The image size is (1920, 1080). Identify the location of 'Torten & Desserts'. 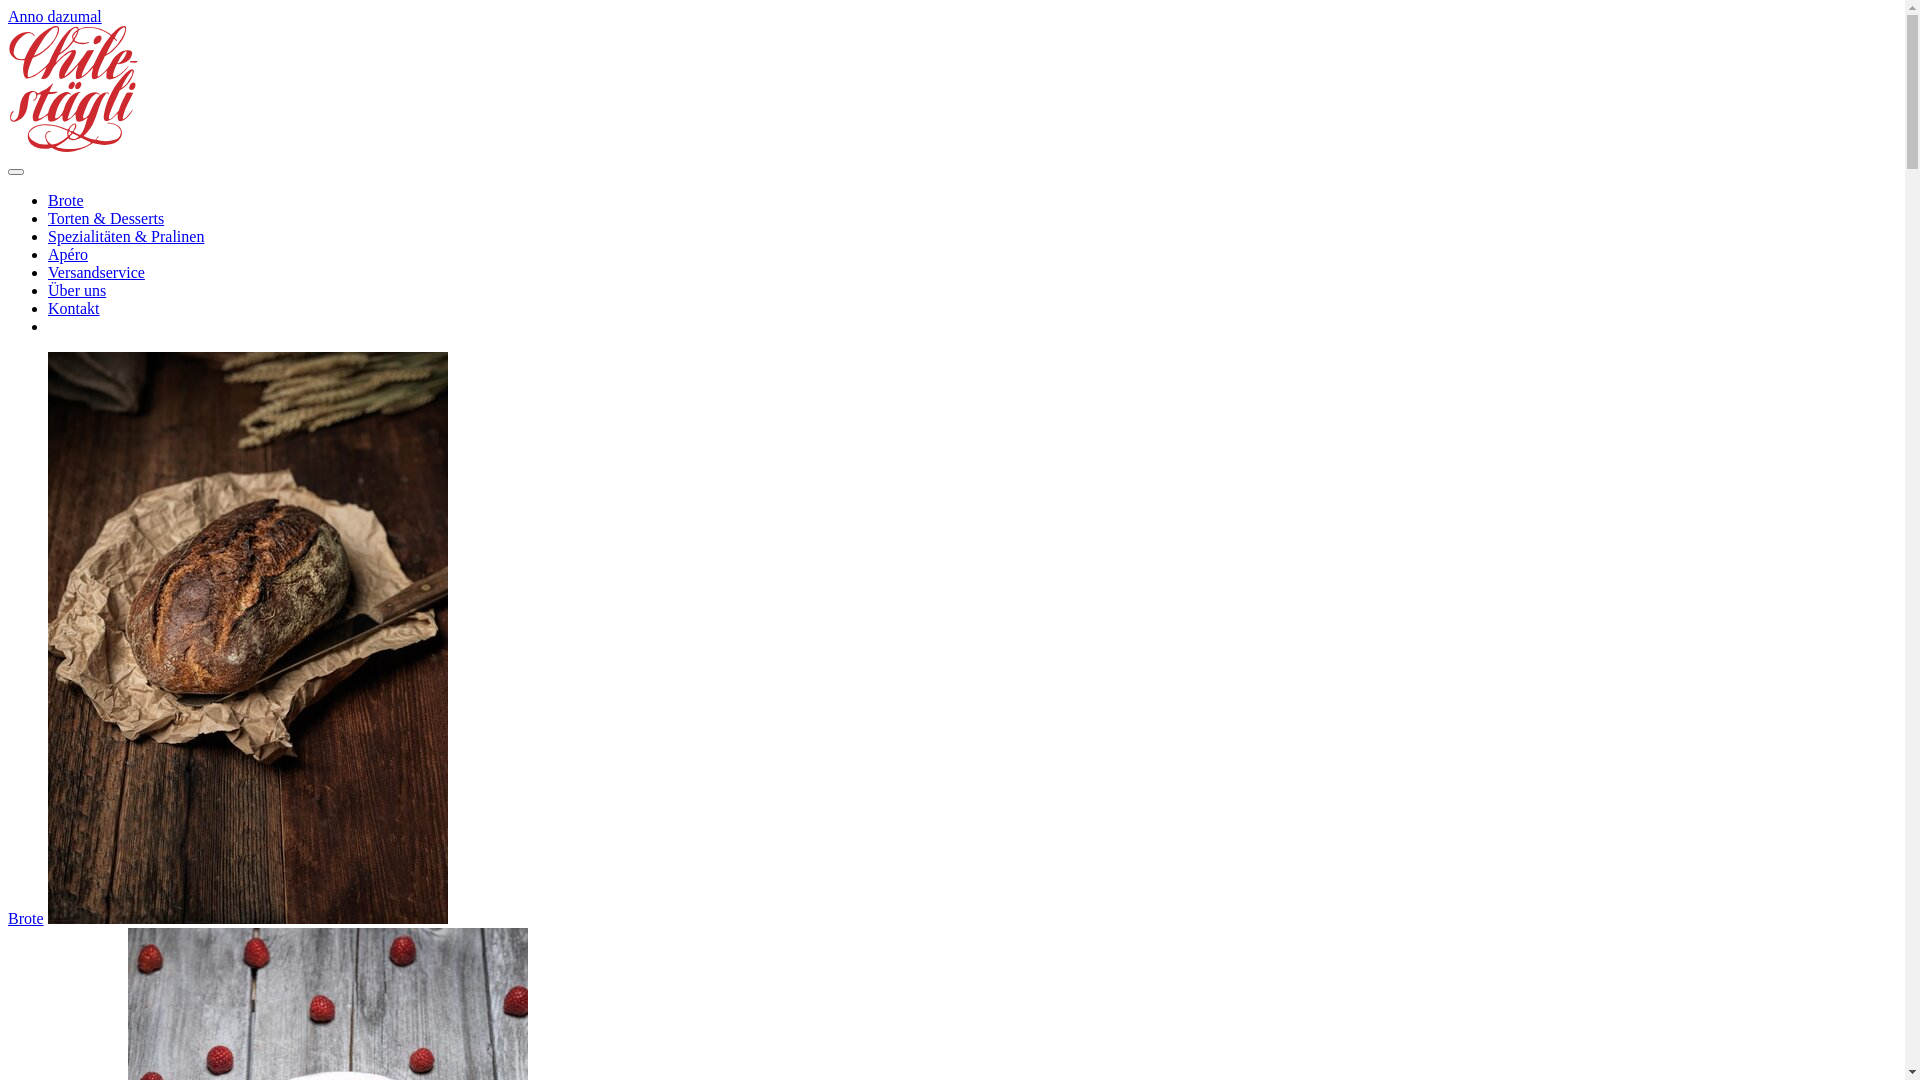
(104, 218).